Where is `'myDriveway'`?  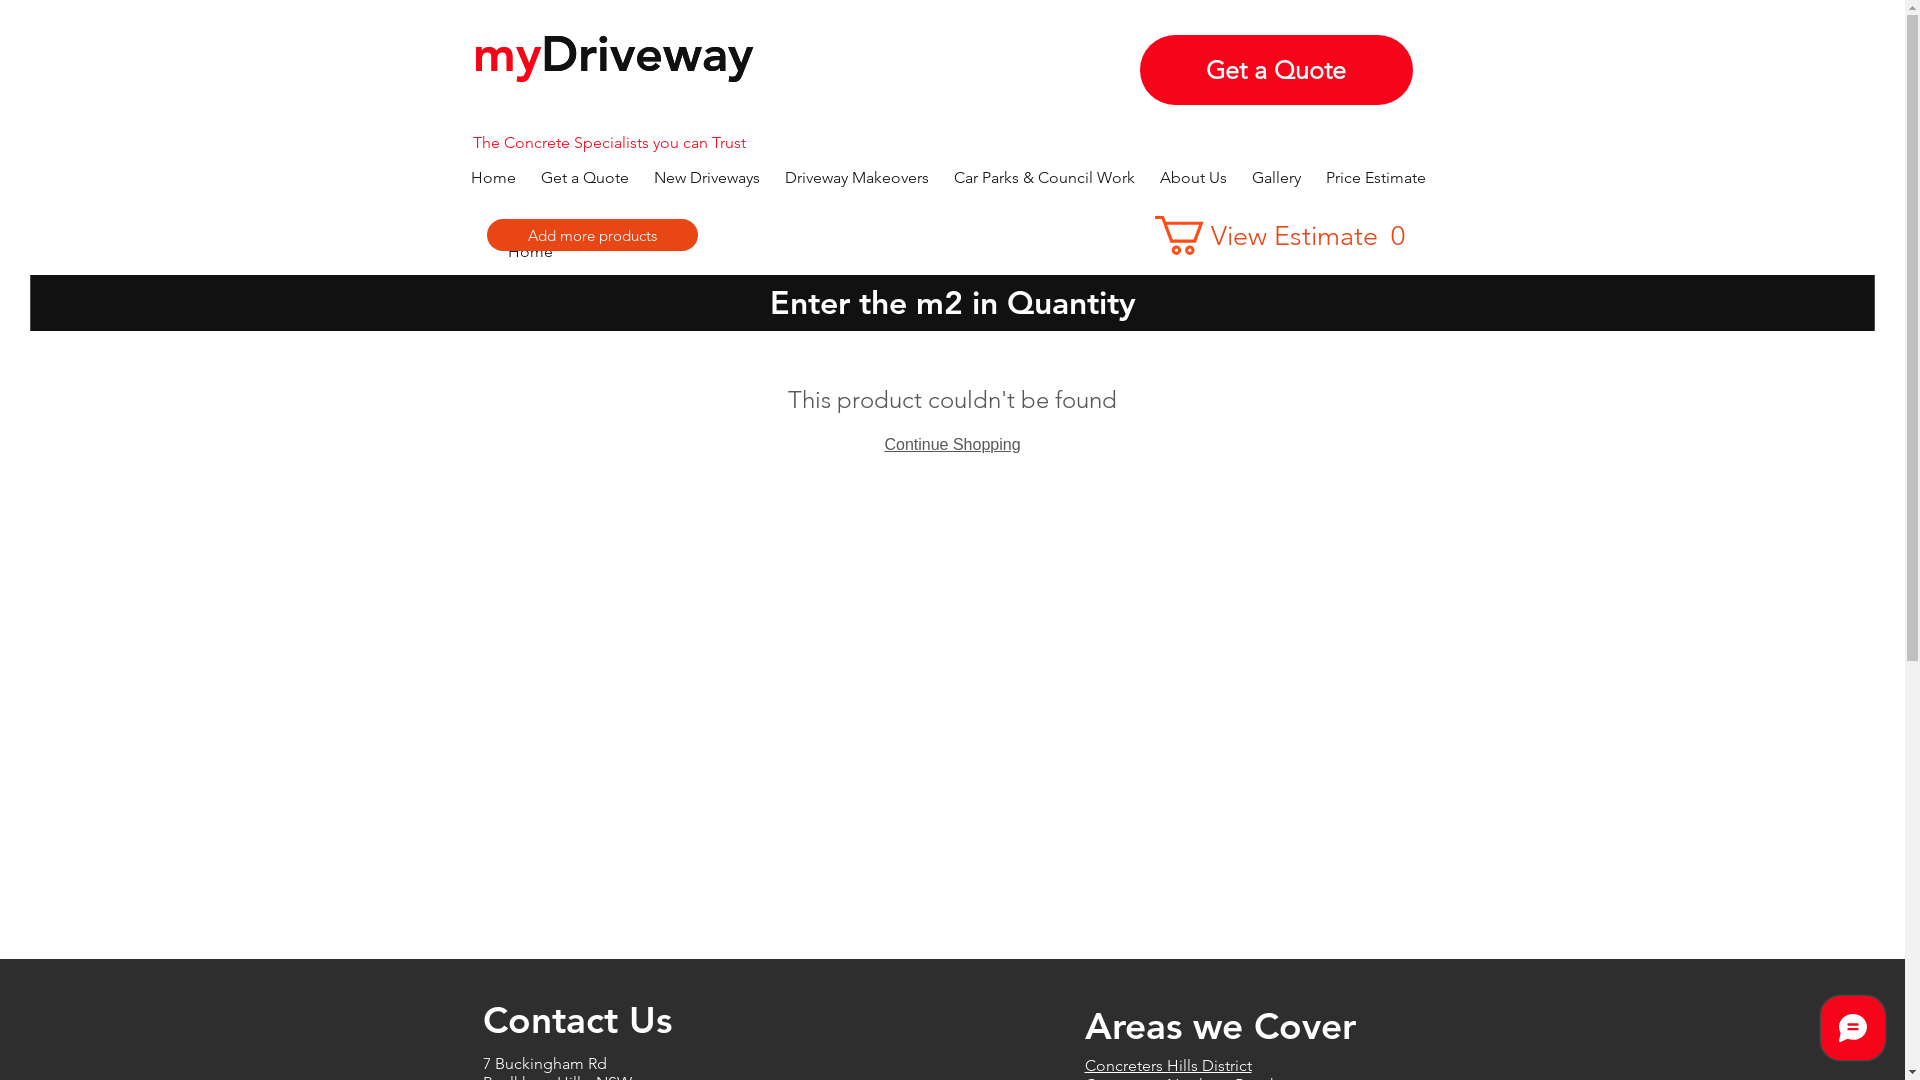
'myDriveway' is located at coordinates (610, 52).